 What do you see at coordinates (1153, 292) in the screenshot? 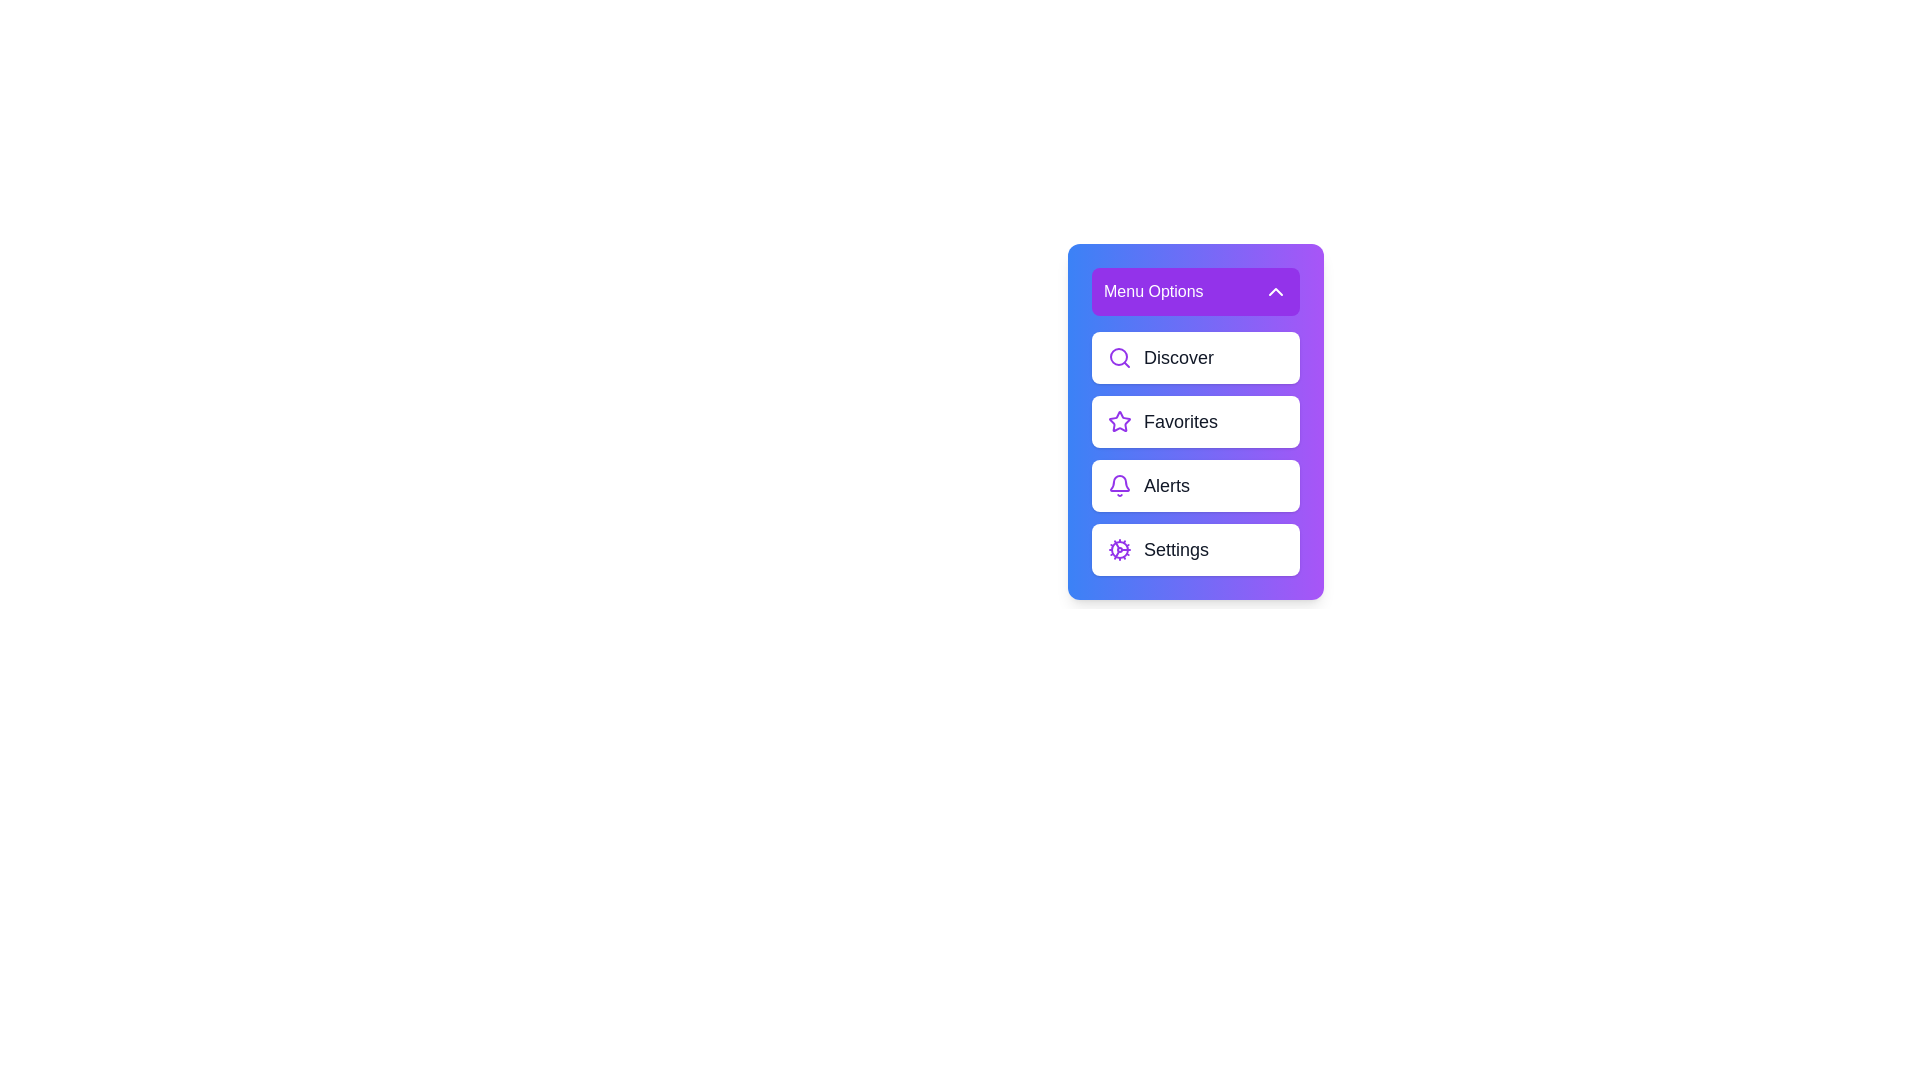
I see `the purple rectangular button labeled 'Menu Options' which is located at the top segment of the menu interface, centrally aligned with the title text and positioned beside an upward-pointing arrow icon` at bounding box center [1153, 292].